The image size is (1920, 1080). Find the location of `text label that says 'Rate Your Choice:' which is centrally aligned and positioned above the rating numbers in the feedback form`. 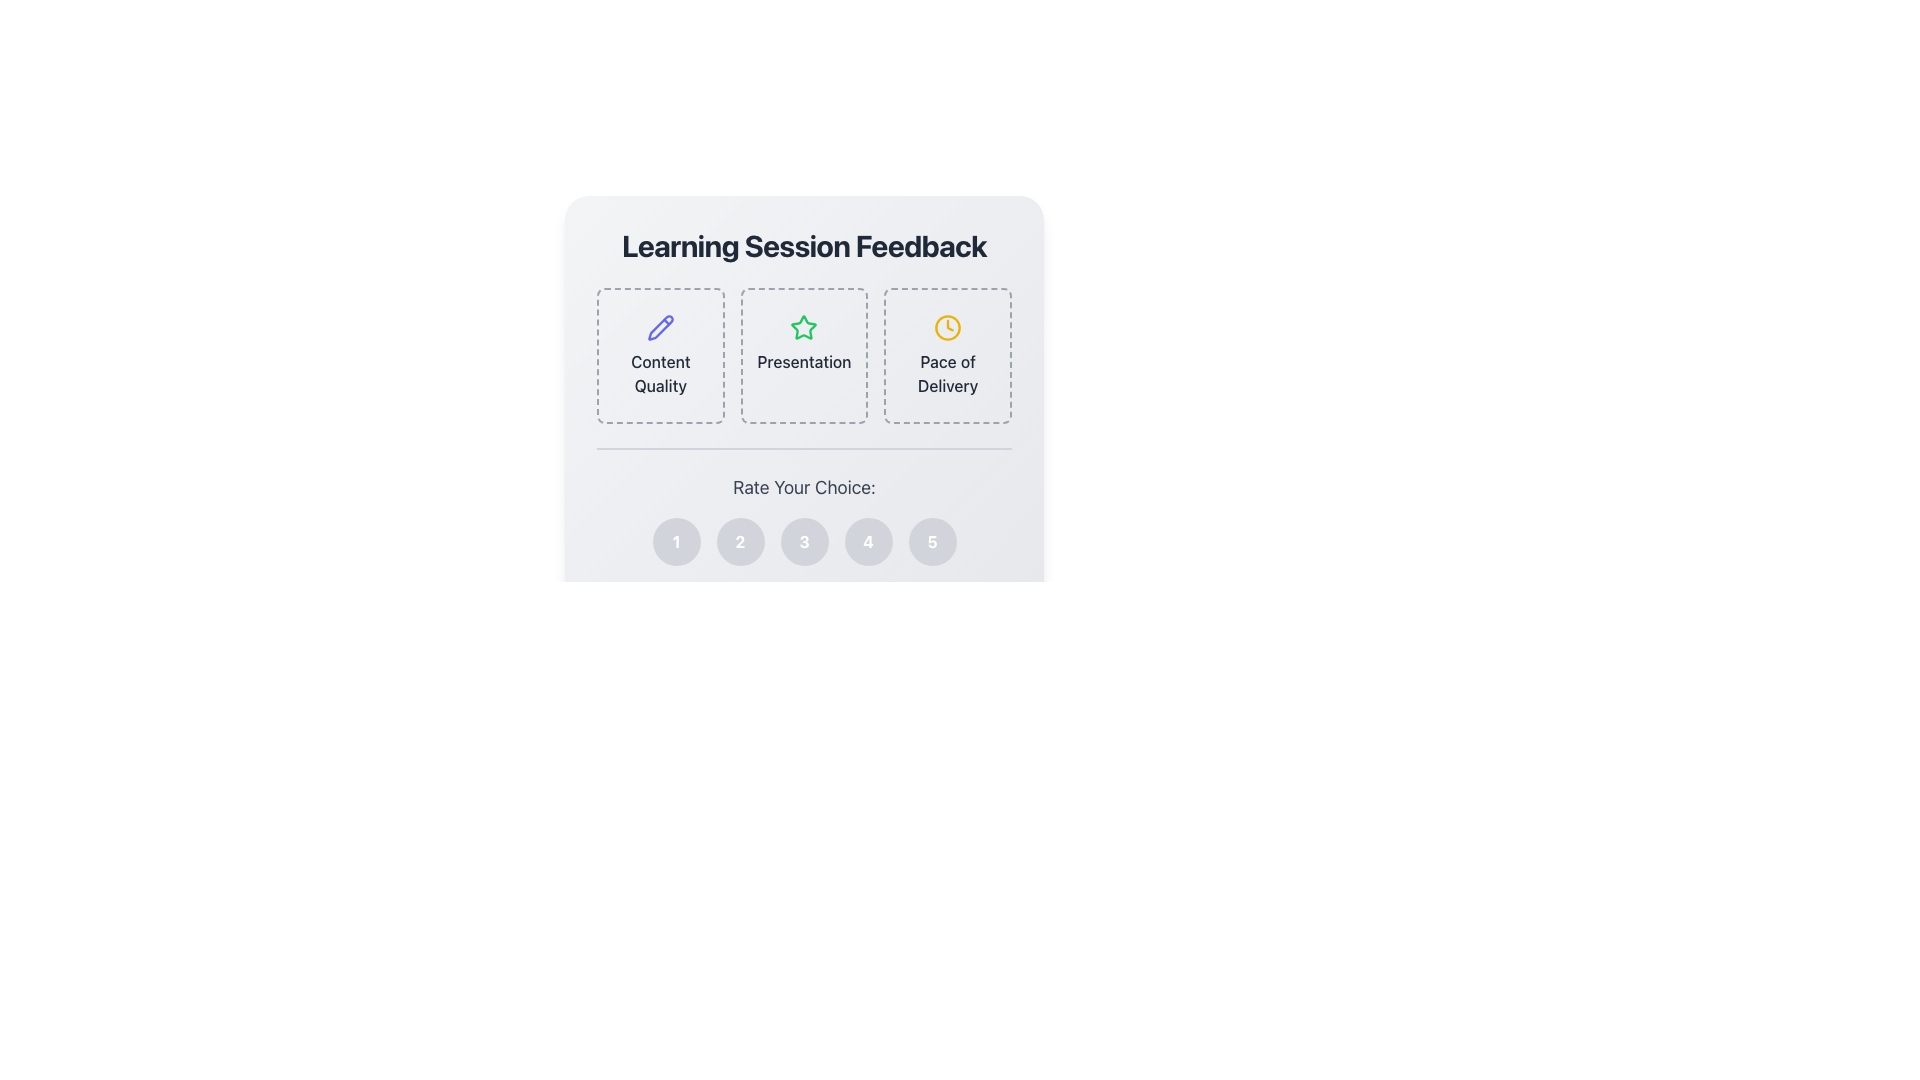

text label that says 'Rate Your Choice:' which is centrally aligned and positioned above the rating numbers in the feedback form is located at coordinates (804, 488).